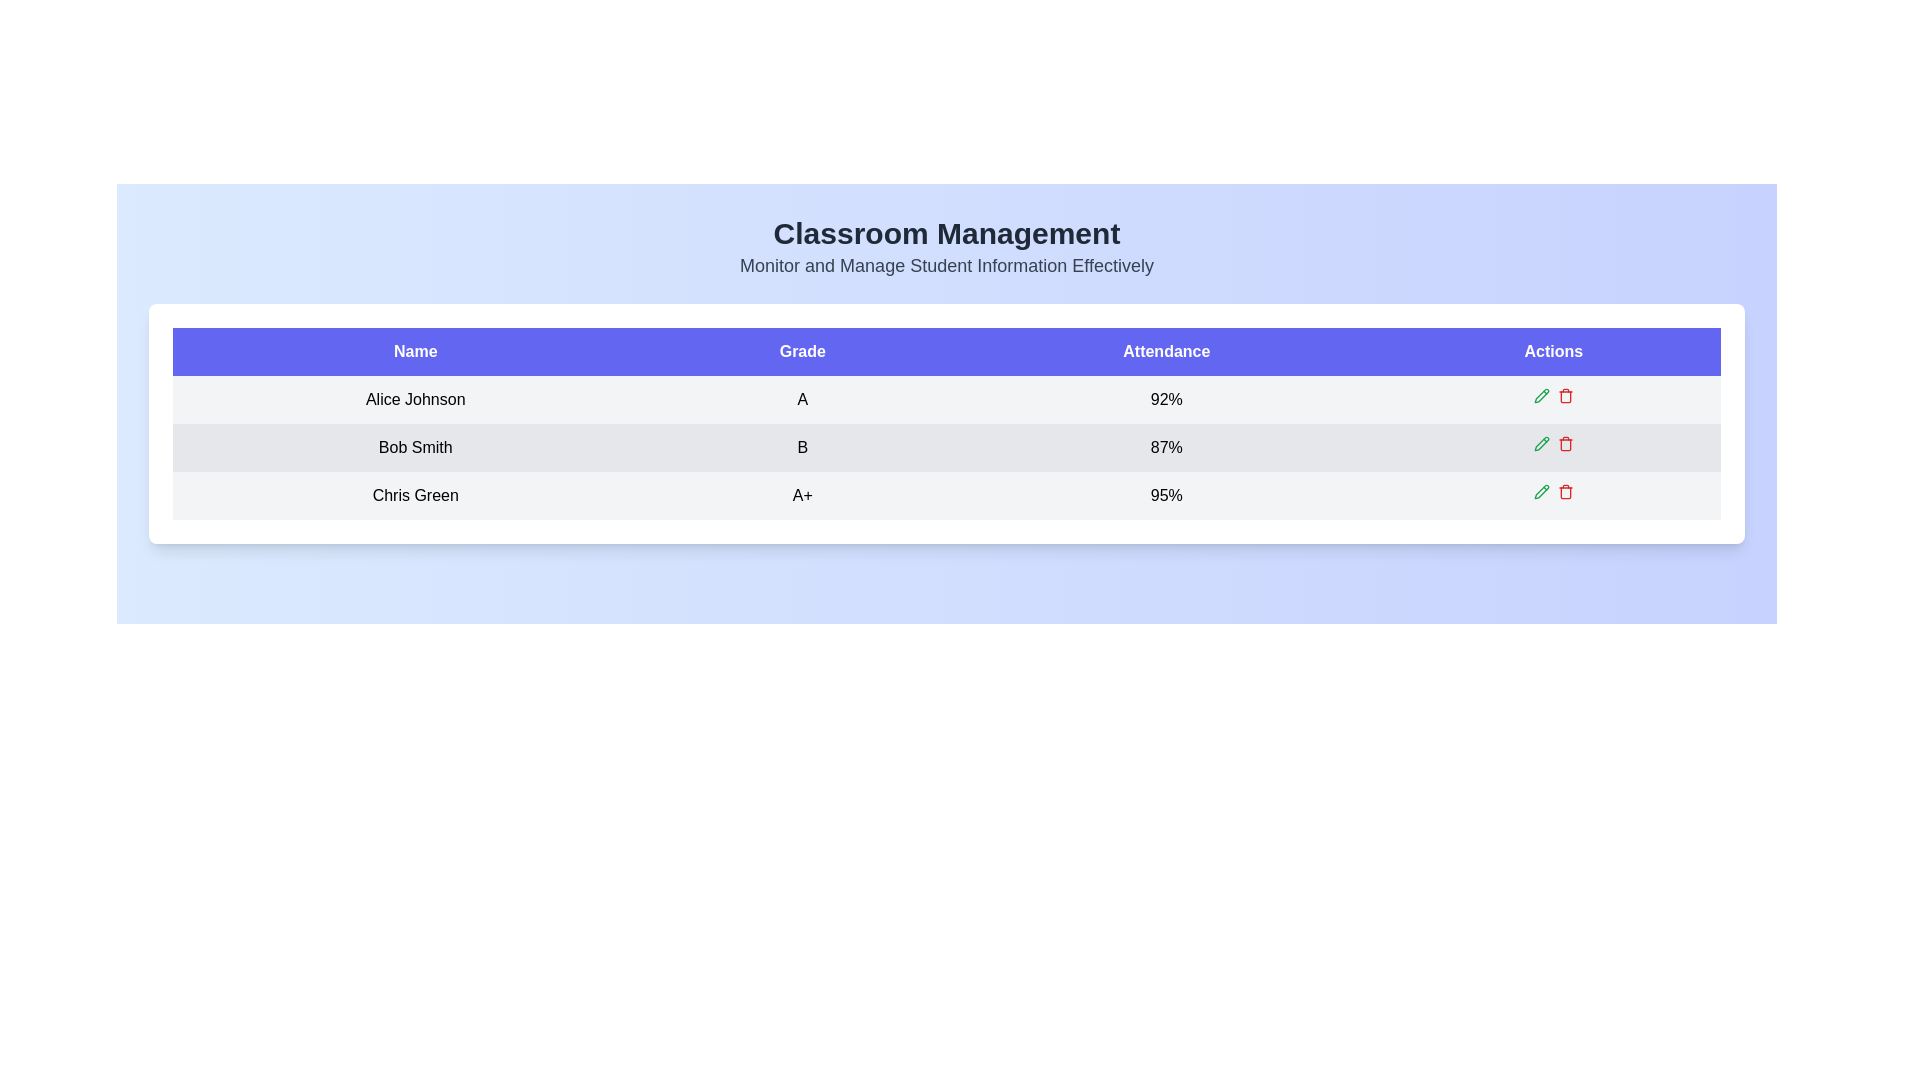  Describe the element at coordinates (414, 495) in the screenshot. I see `the text displayed in the Text label under the 'Name' column in the third row of the data table` at that location.